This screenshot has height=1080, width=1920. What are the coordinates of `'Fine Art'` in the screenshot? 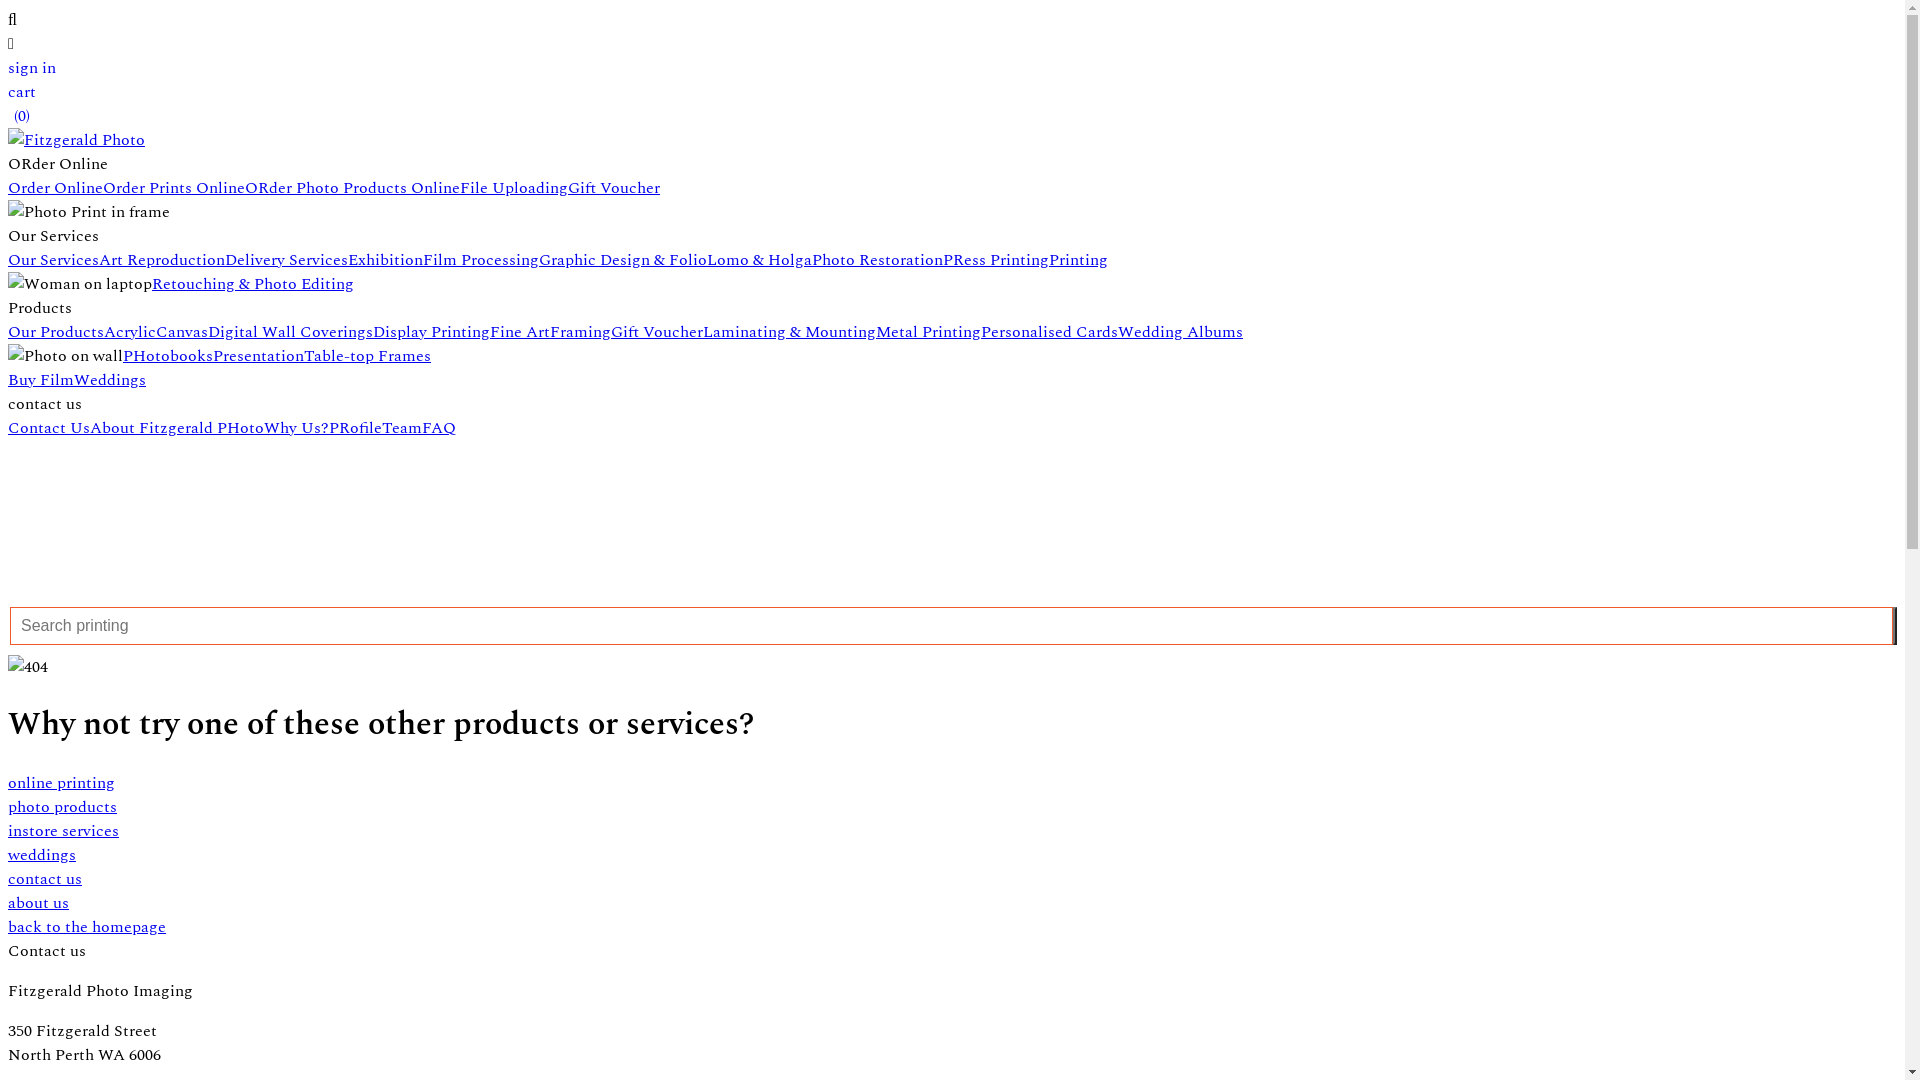 It's located at (489, 330).